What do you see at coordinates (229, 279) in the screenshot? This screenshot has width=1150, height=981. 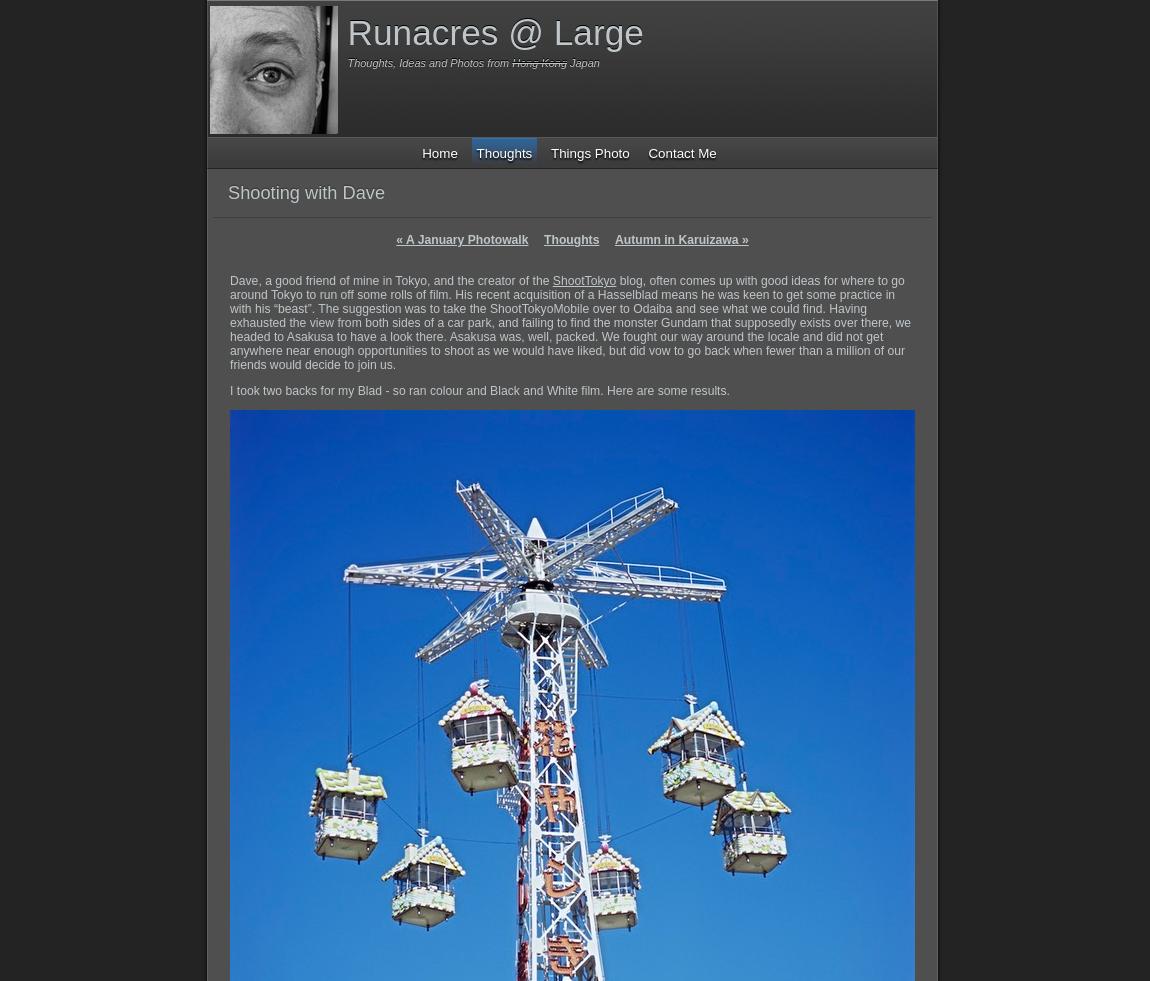 I see `'Dave, a good friend of mine in Tokyo, and the creator of the'` at bounding box center [229, 279].